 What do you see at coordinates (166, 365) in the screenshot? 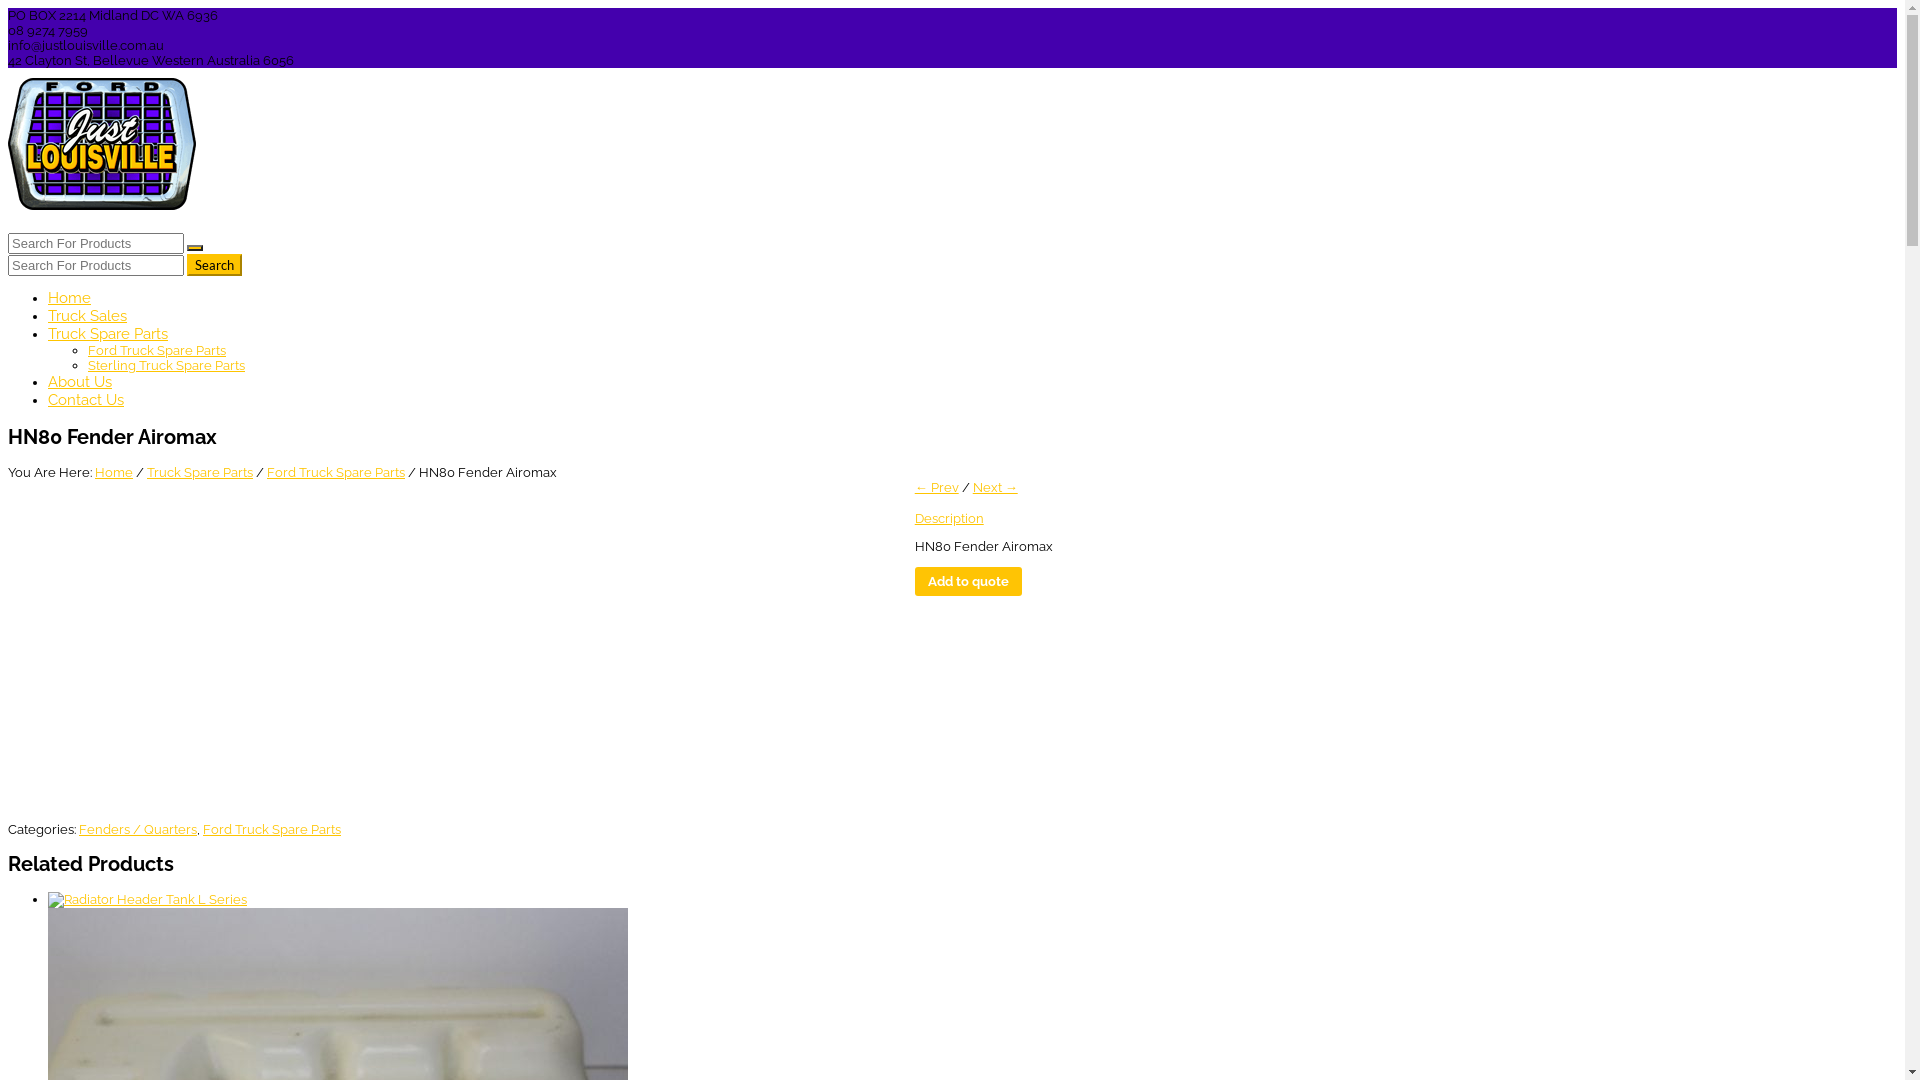
I see `'Sterling Truck Spare Parts'` at bounding box center [166, 365].